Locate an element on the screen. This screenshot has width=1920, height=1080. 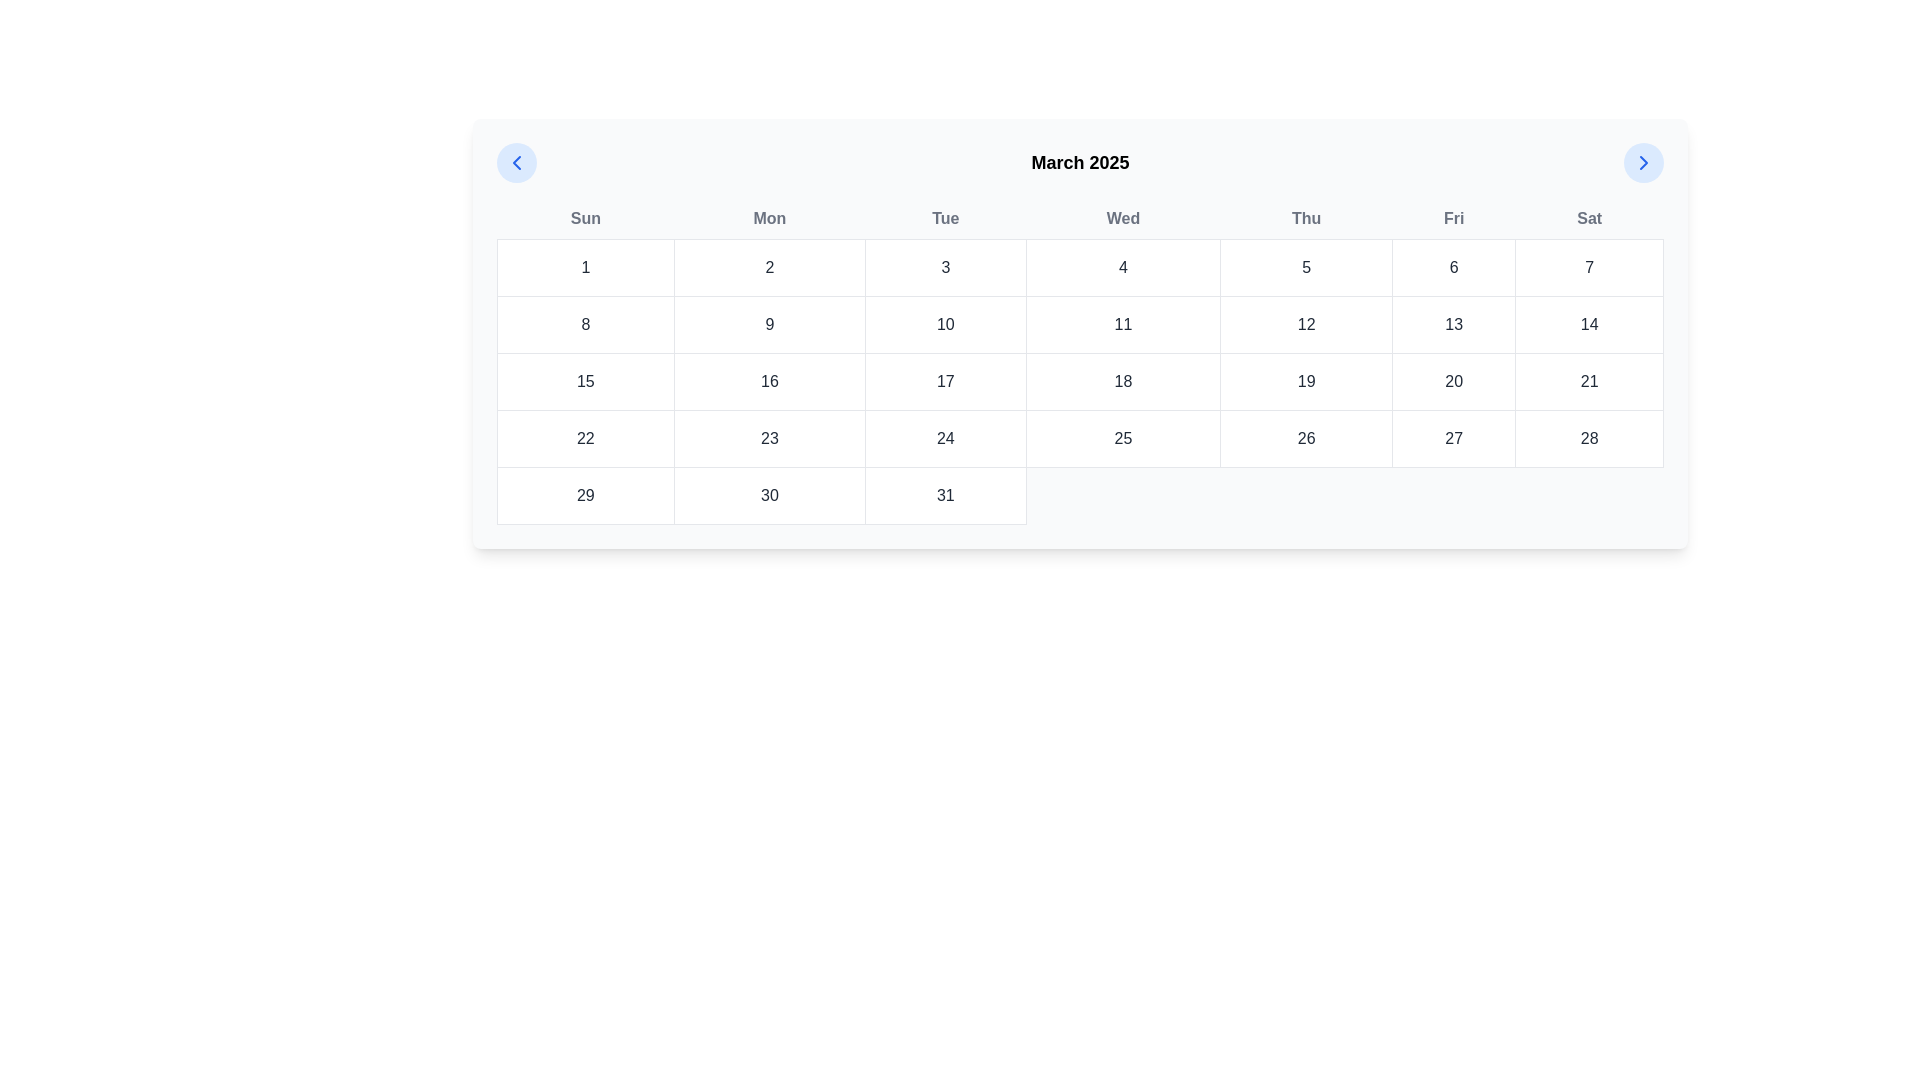
the Saturday header label in the calendar interface, which is the last in the sequence of weekday labels is located at coordinates (1588, 219).